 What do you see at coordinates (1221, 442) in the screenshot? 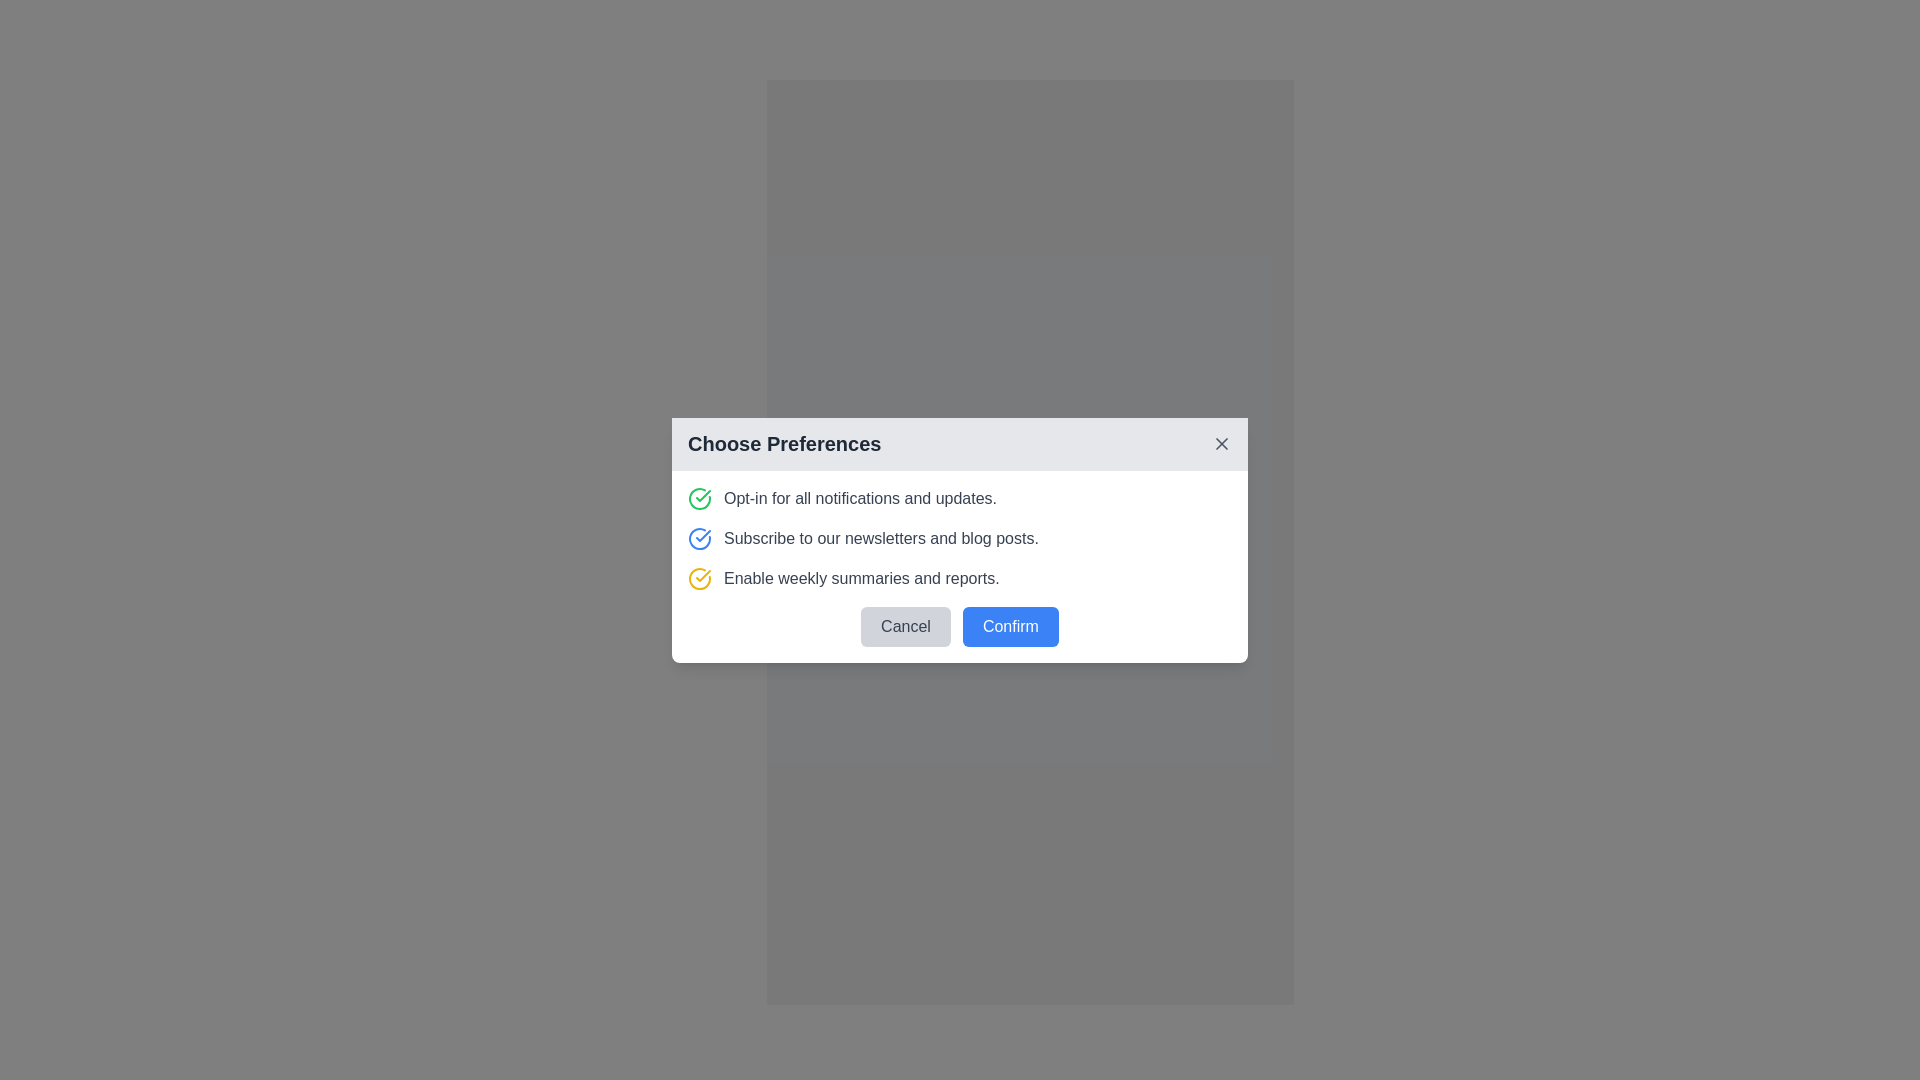
I see `the close button located at the top-right corner of the 'Choose Preferences' modal header` at bounding box center [1221, 442].